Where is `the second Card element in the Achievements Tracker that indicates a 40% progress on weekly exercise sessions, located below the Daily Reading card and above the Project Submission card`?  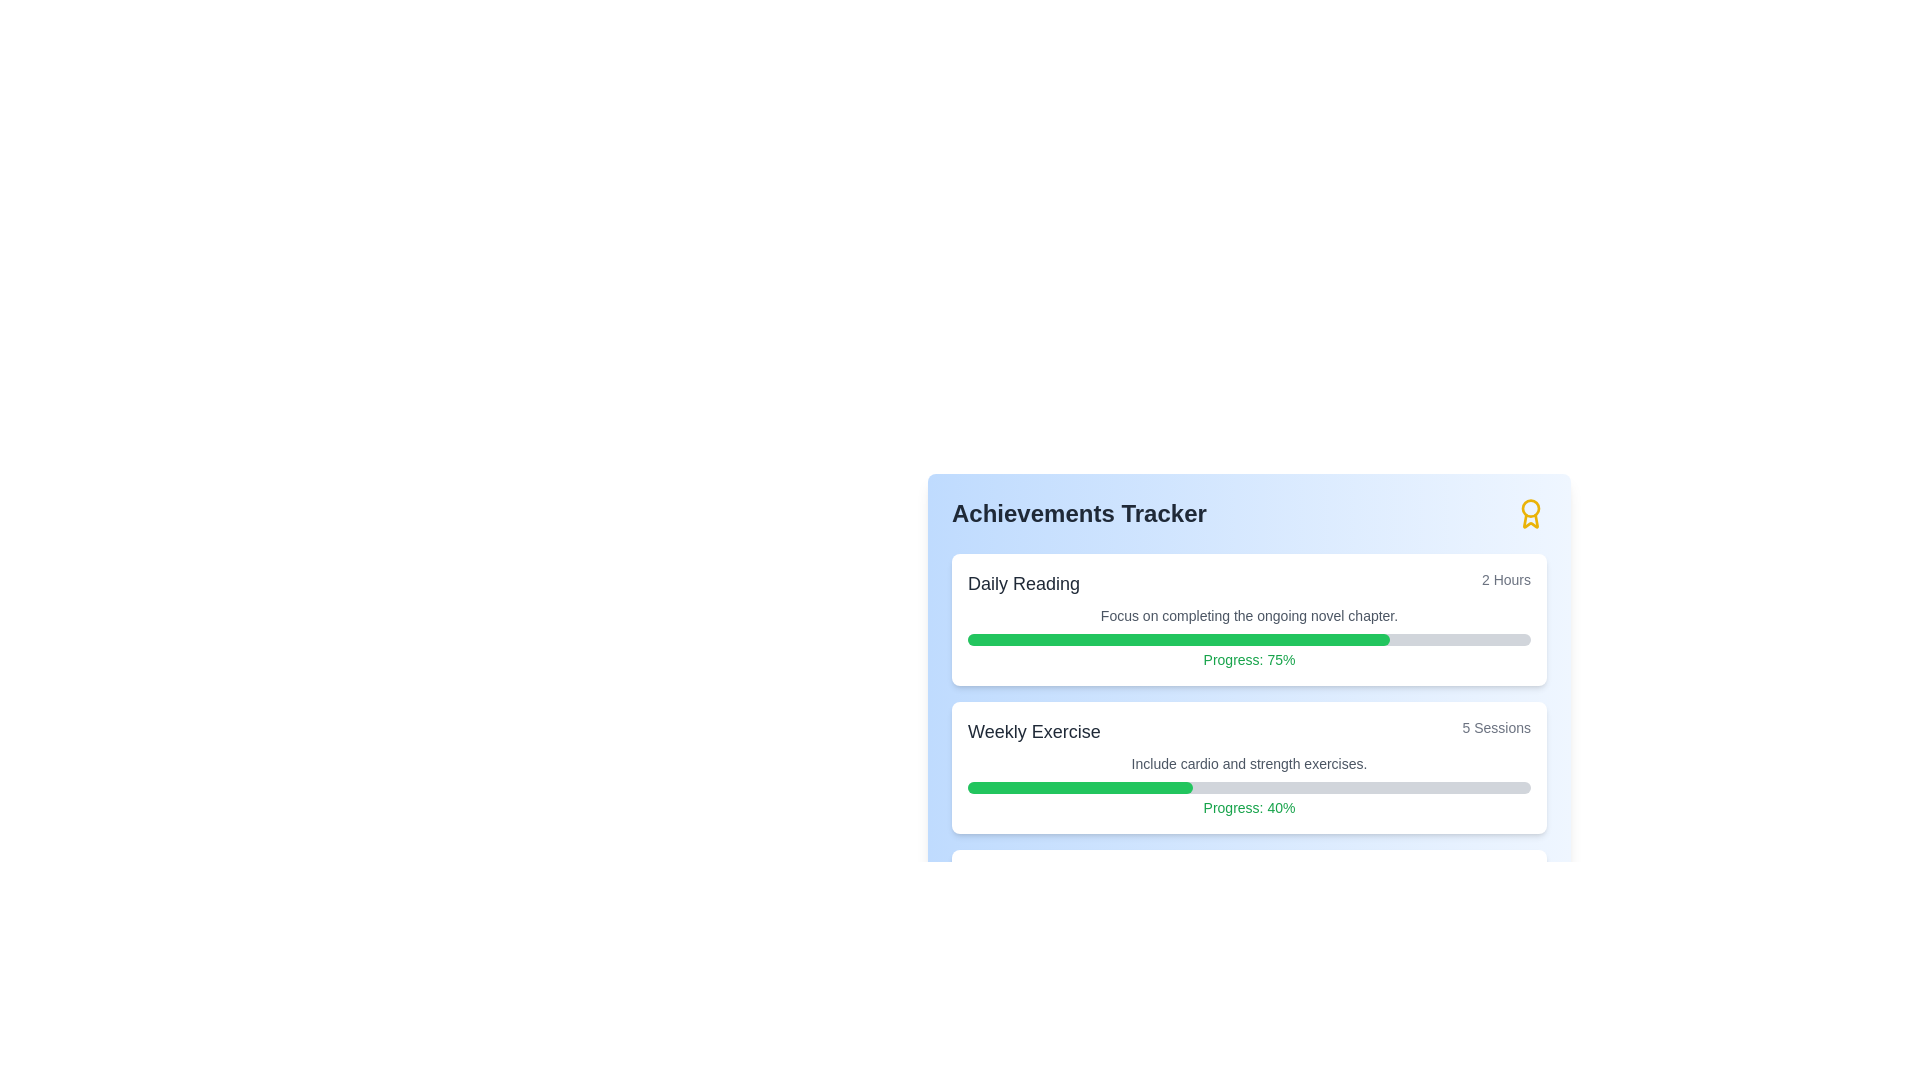
the second Card element in the Achievements Tracker that indicates a 40% progress on weekly exercise sessions, located below the Daily Reading card and above the Project Submission card is located at coordinates (1248, 766).